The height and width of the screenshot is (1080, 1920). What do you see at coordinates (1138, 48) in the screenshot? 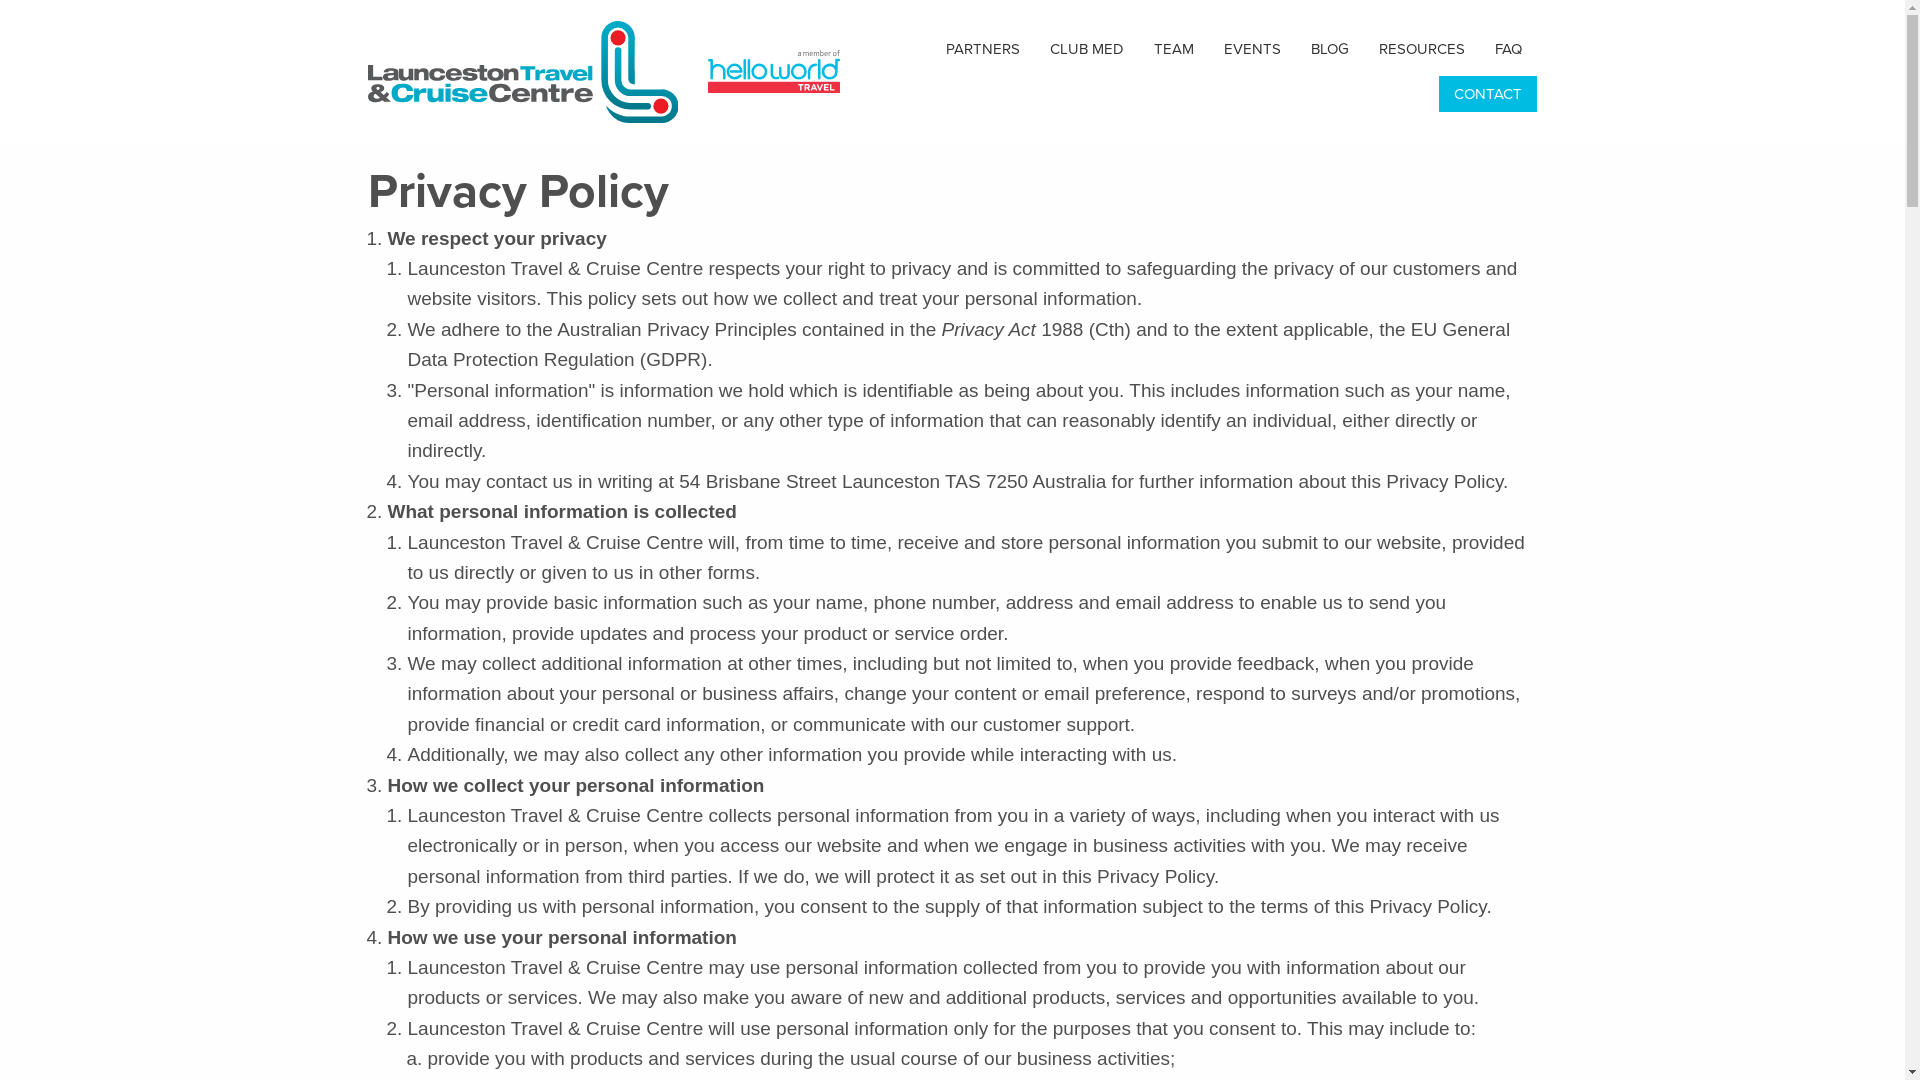
I see `'TEAM'` at bounding box center [1138, 48].